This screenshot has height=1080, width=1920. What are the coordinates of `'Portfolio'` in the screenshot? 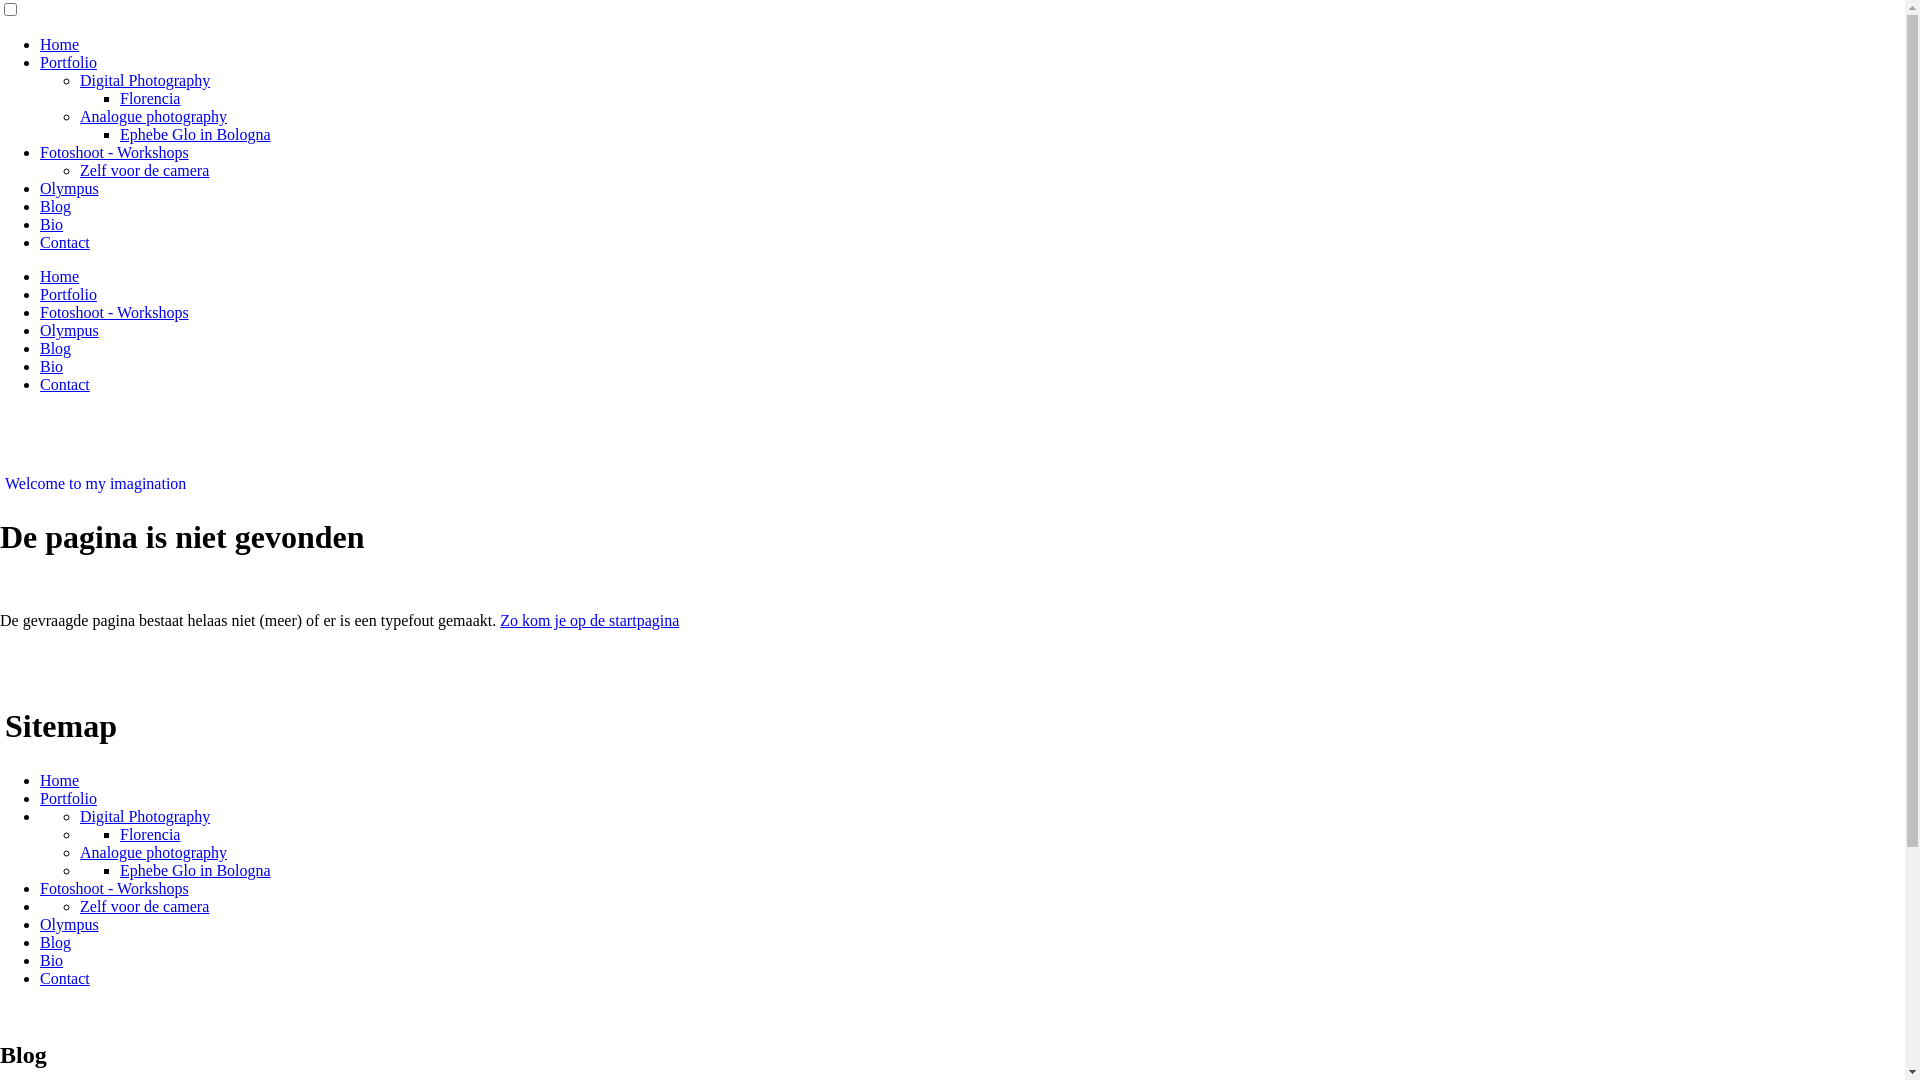 It's located at (68, 294).